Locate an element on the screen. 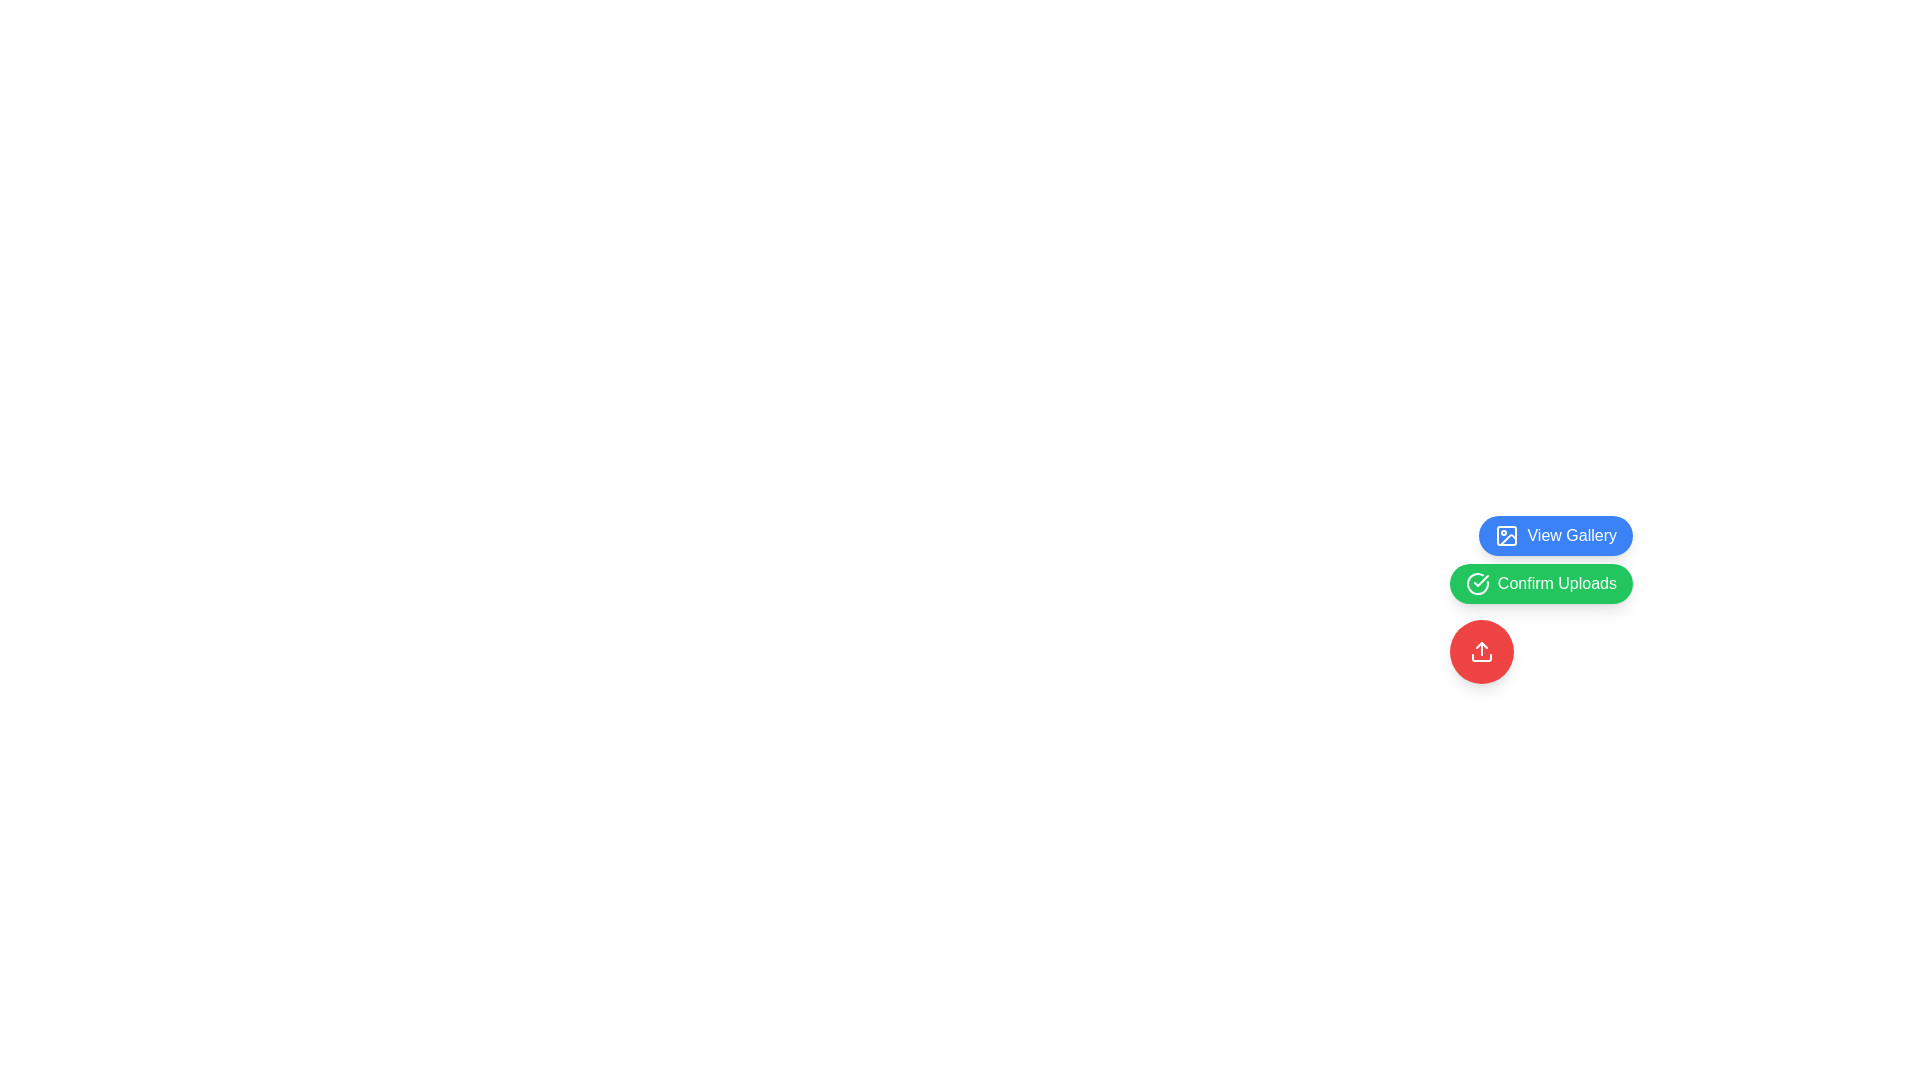 The image size is (1920, 1080). the red circular upload button located at the bottom of the button stack, which features an upload icon with an upward arrow is located at coordinates (1481, 651).